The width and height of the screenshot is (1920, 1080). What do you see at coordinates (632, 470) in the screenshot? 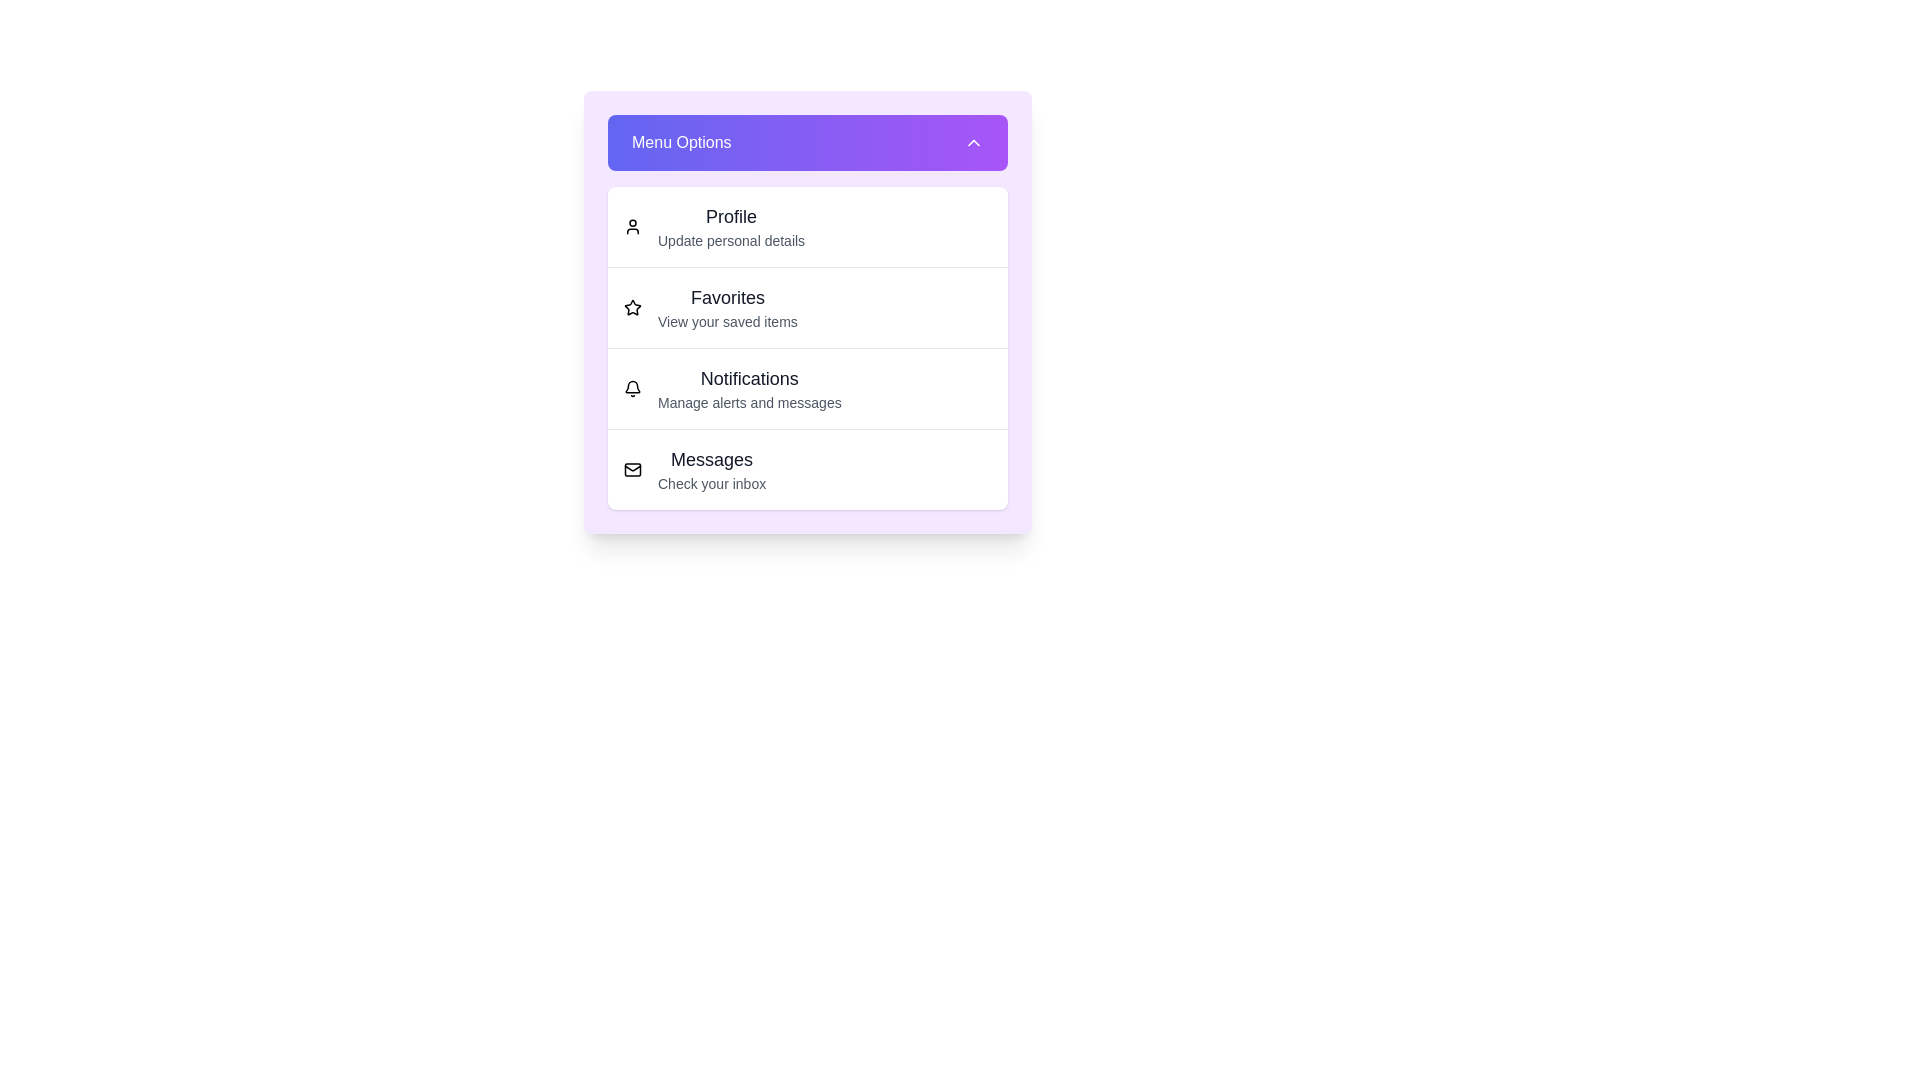
I see `the menu item corresponding to Messages` at bounding box center [632, 470].